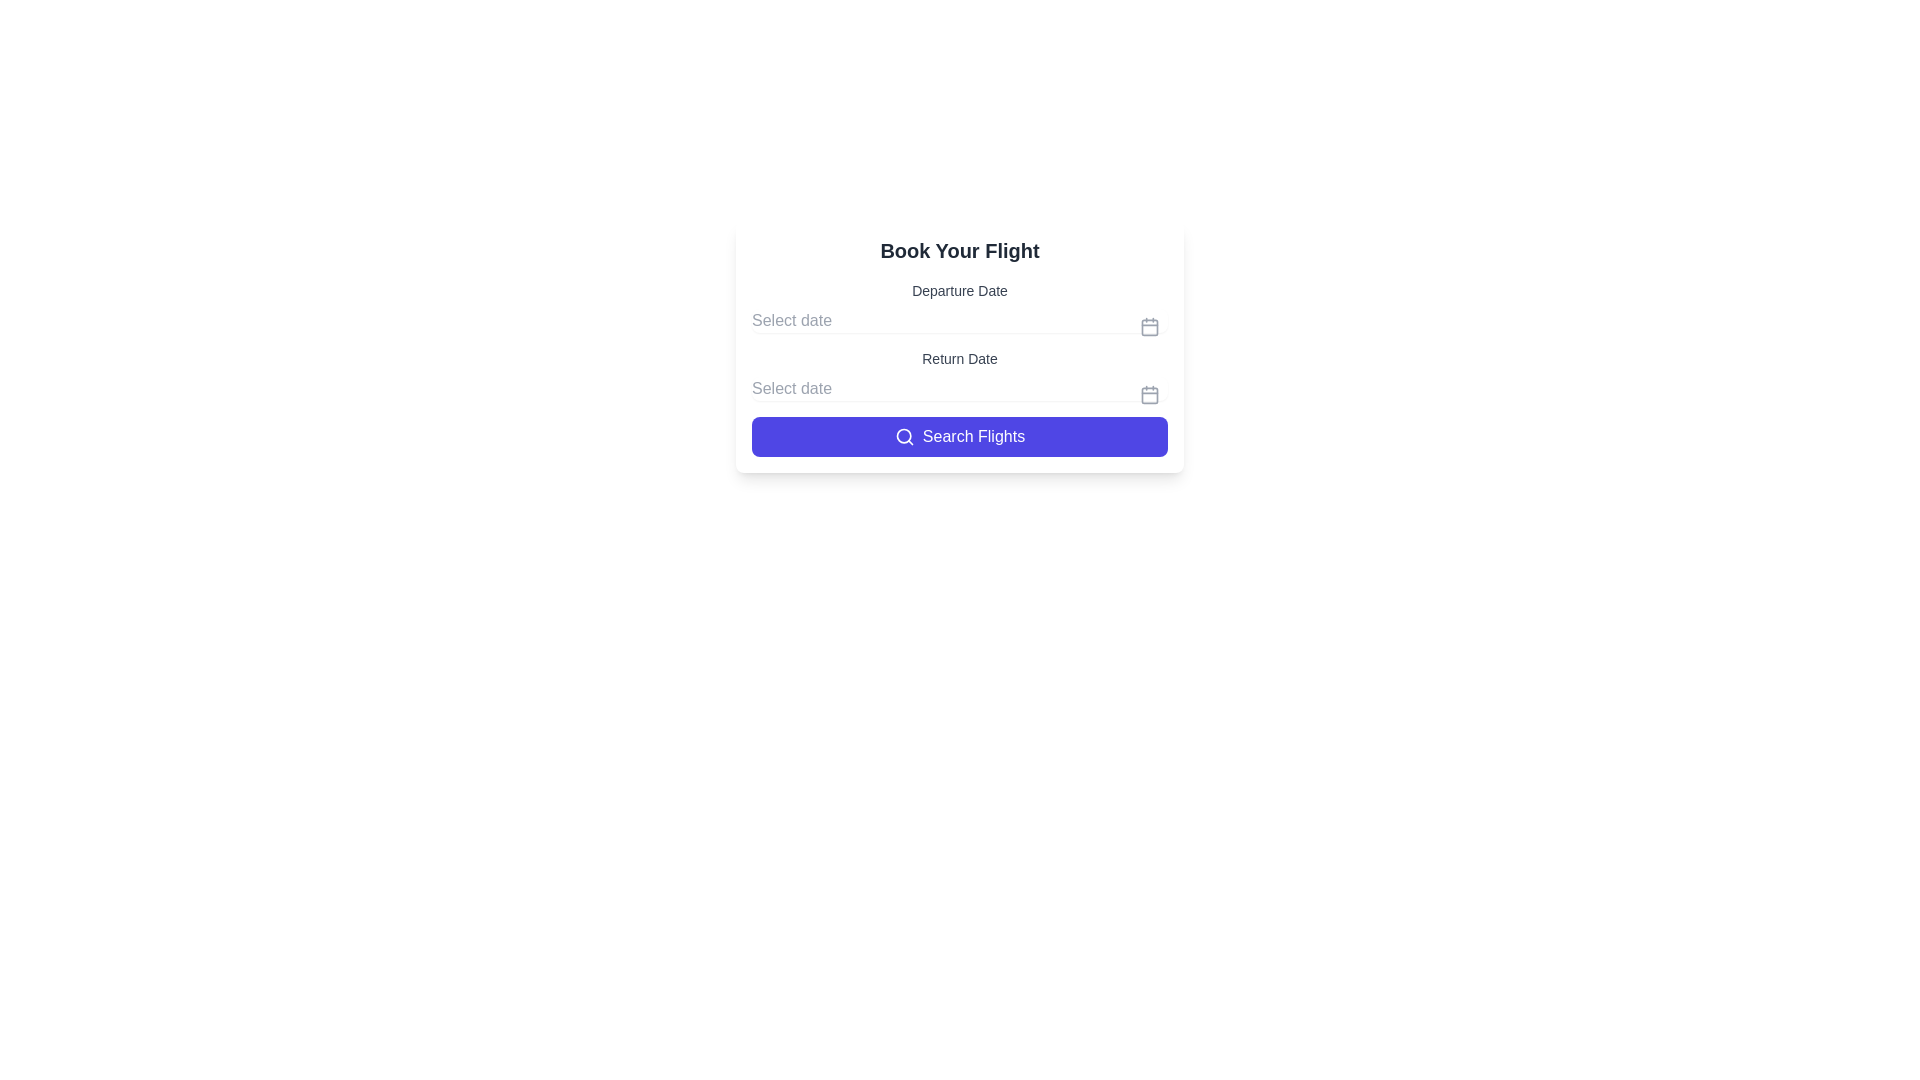 Image resolution: width=1920 pixels, height=1080 pixels. I want to click on the calendar icon for the 'Return Date' date-picker functionality, which has a gray outline and a white background, located on the right side of the 'Return Date' label, so click(1150, 394).